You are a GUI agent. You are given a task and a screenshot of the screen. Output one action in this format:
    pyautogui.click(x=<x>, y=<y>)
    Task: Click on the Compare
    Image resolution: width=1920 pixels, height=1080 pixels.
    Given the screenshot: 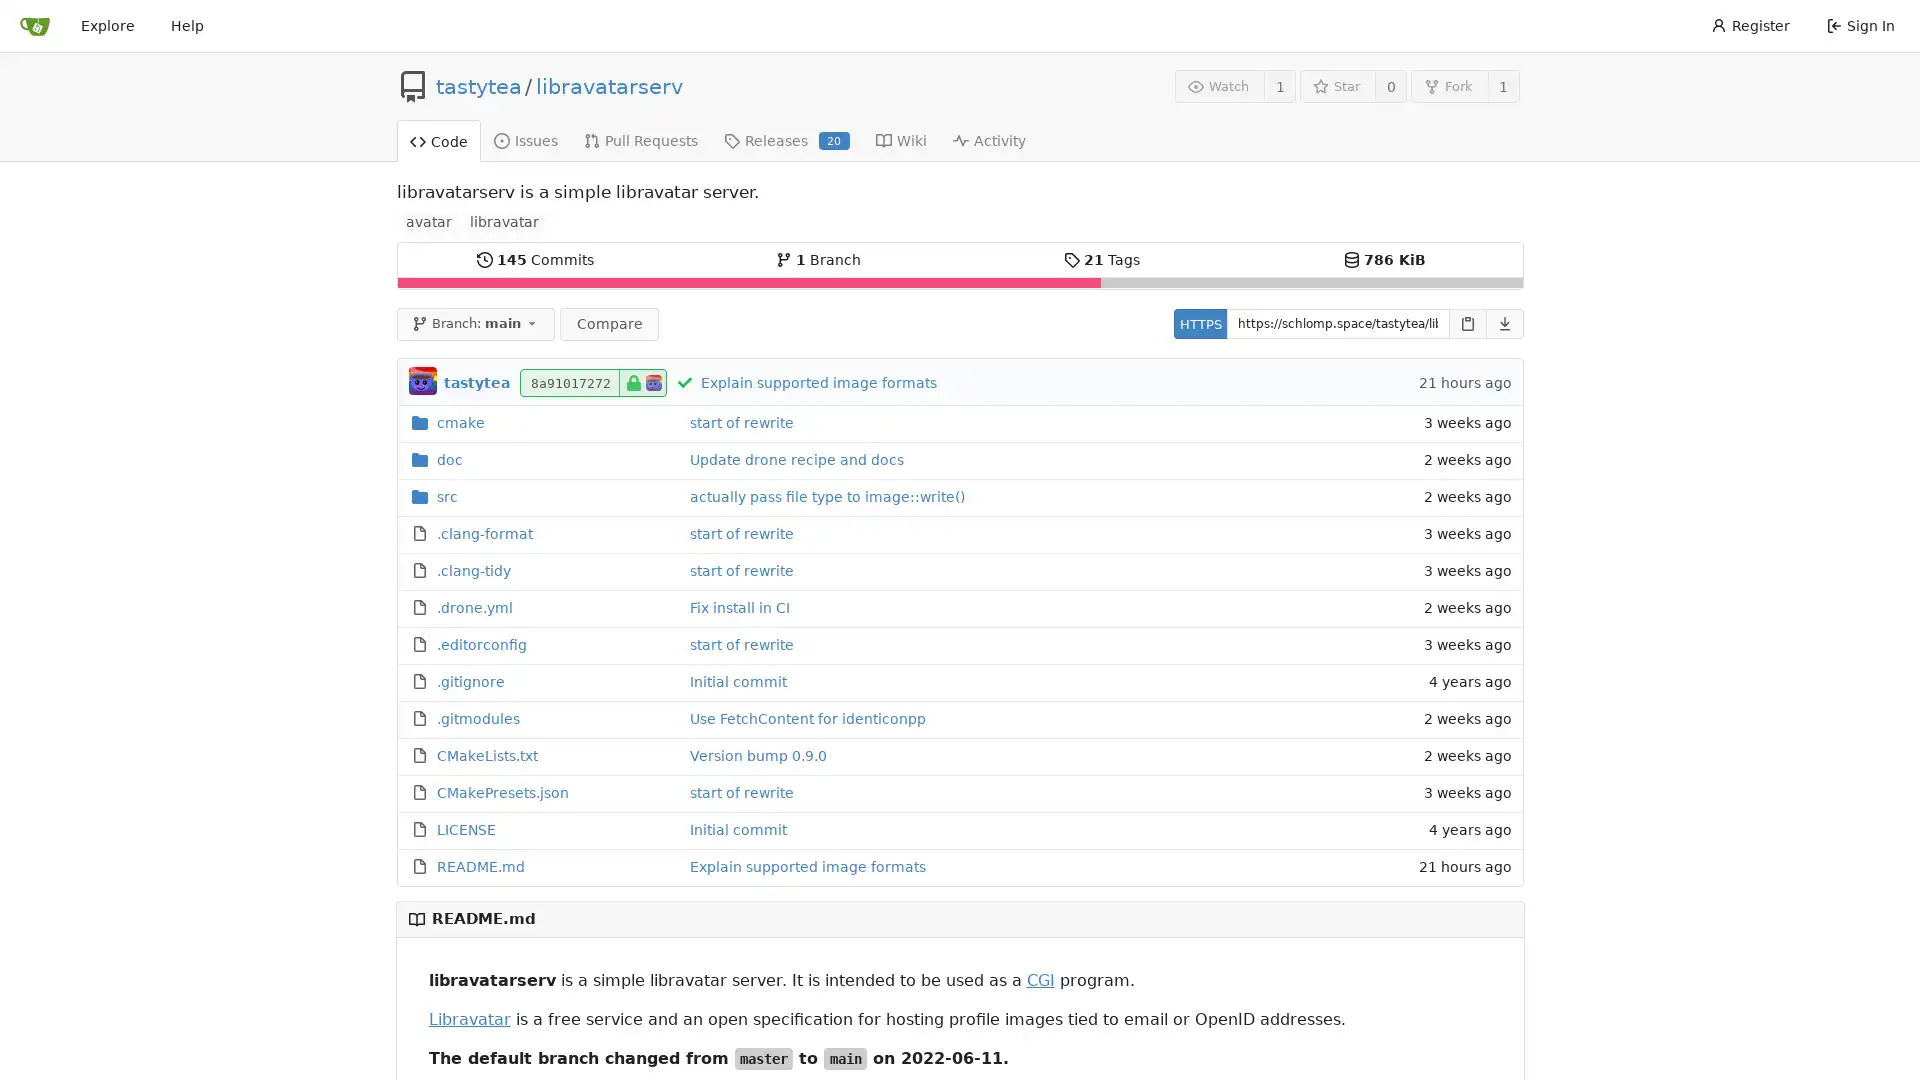 What is the action you would take?
    pyautogui.click(x=608, y=323)
    